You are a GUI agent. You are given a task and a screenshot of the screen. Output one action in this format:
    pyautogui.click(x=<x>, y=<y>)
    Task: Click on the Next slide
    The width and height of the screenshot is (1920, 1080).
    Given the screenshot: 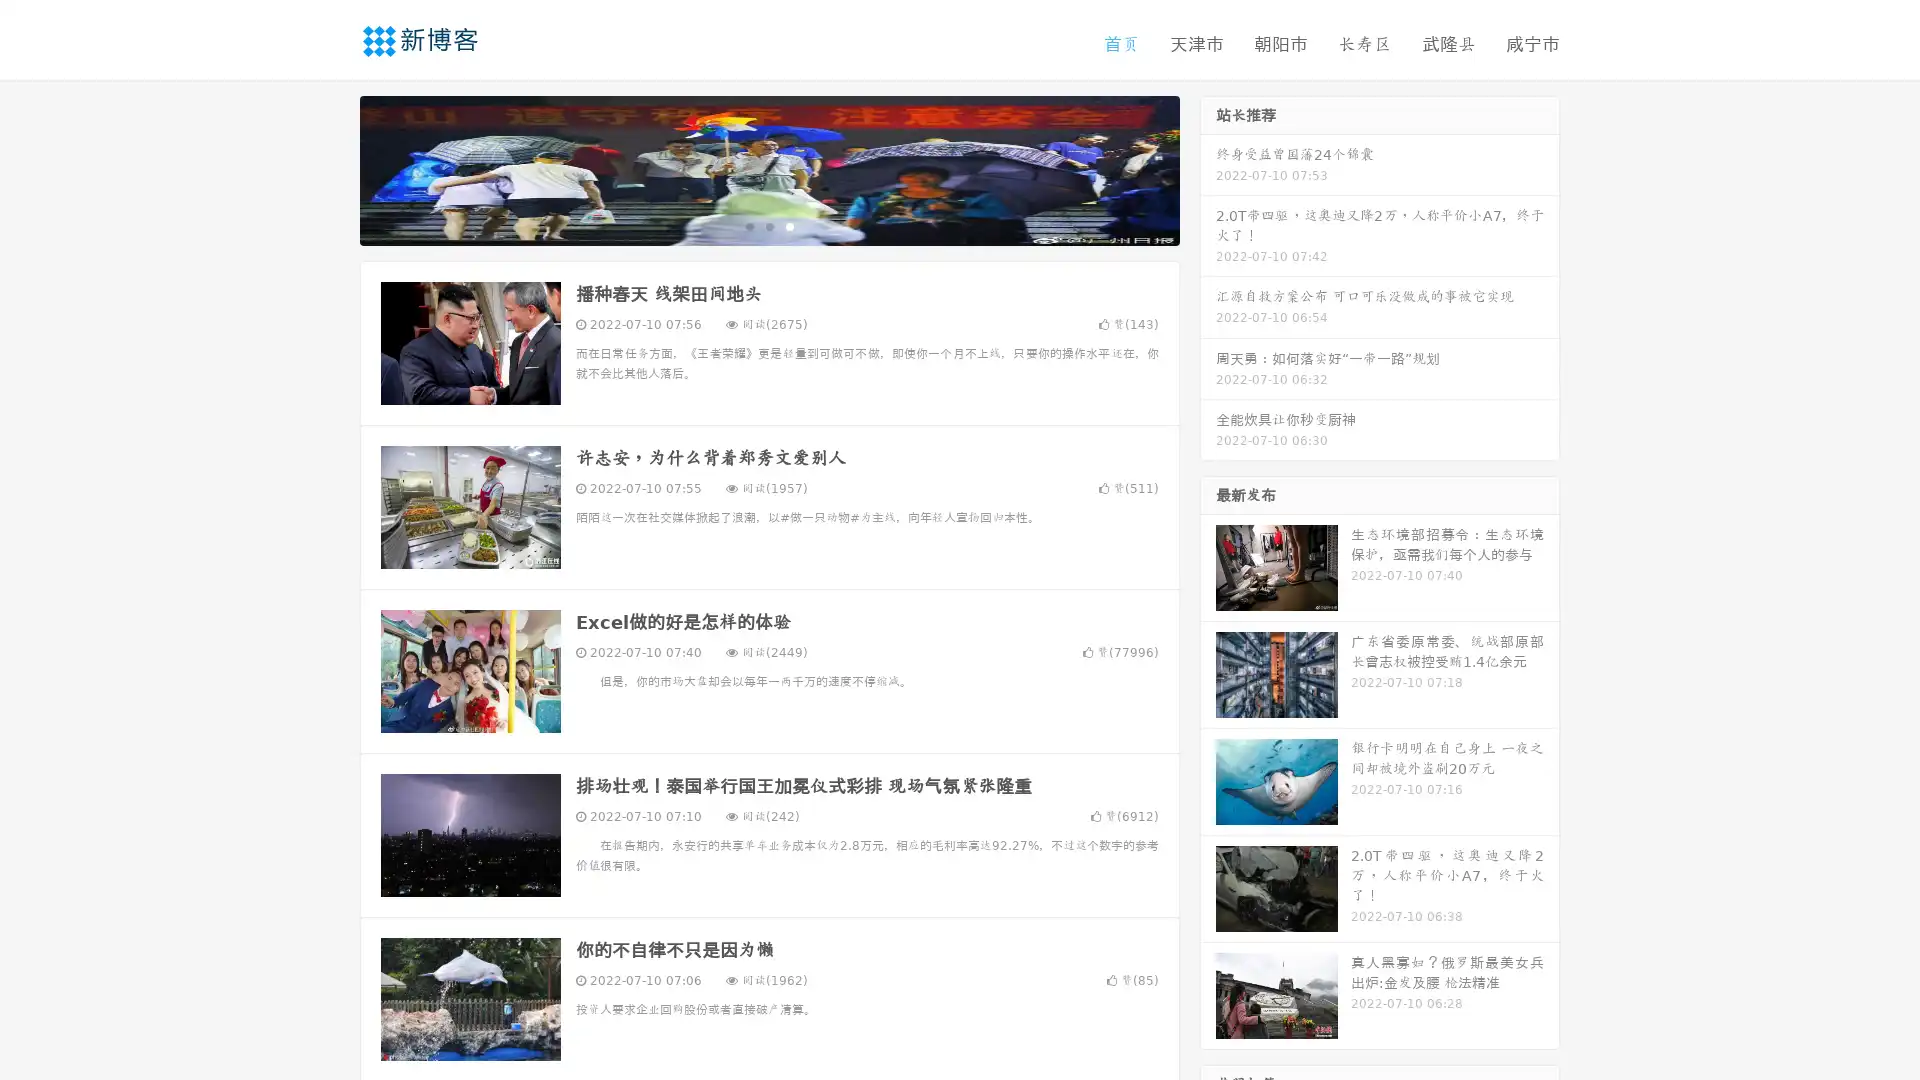 What is the action you would take?
    pyautogui.click(x=1208, y=168)
    